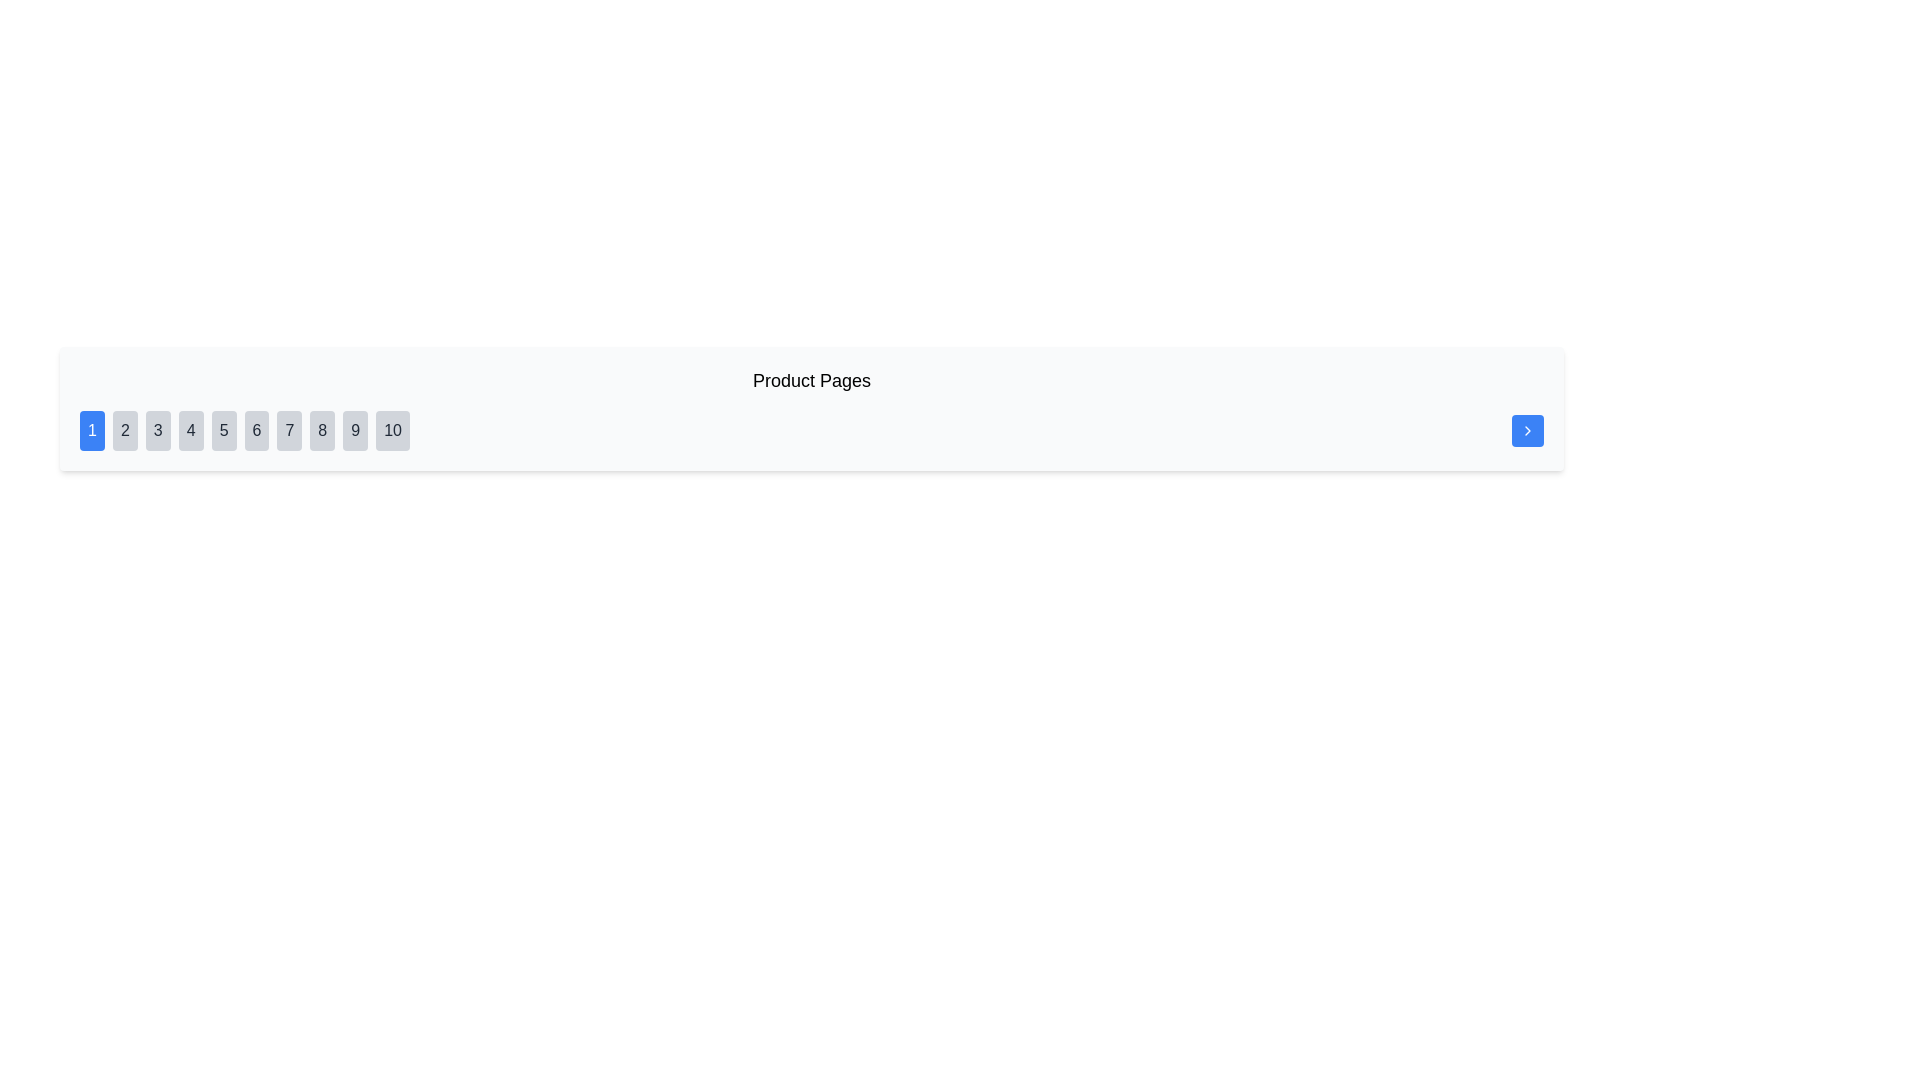 This screenshot has width=1920, height=1080. What do you see at coordinates (1526, 430) in the screenshot?
I see `the pagination button located at the rightmost end of the pagination row` at bounding box center [1526, 430].